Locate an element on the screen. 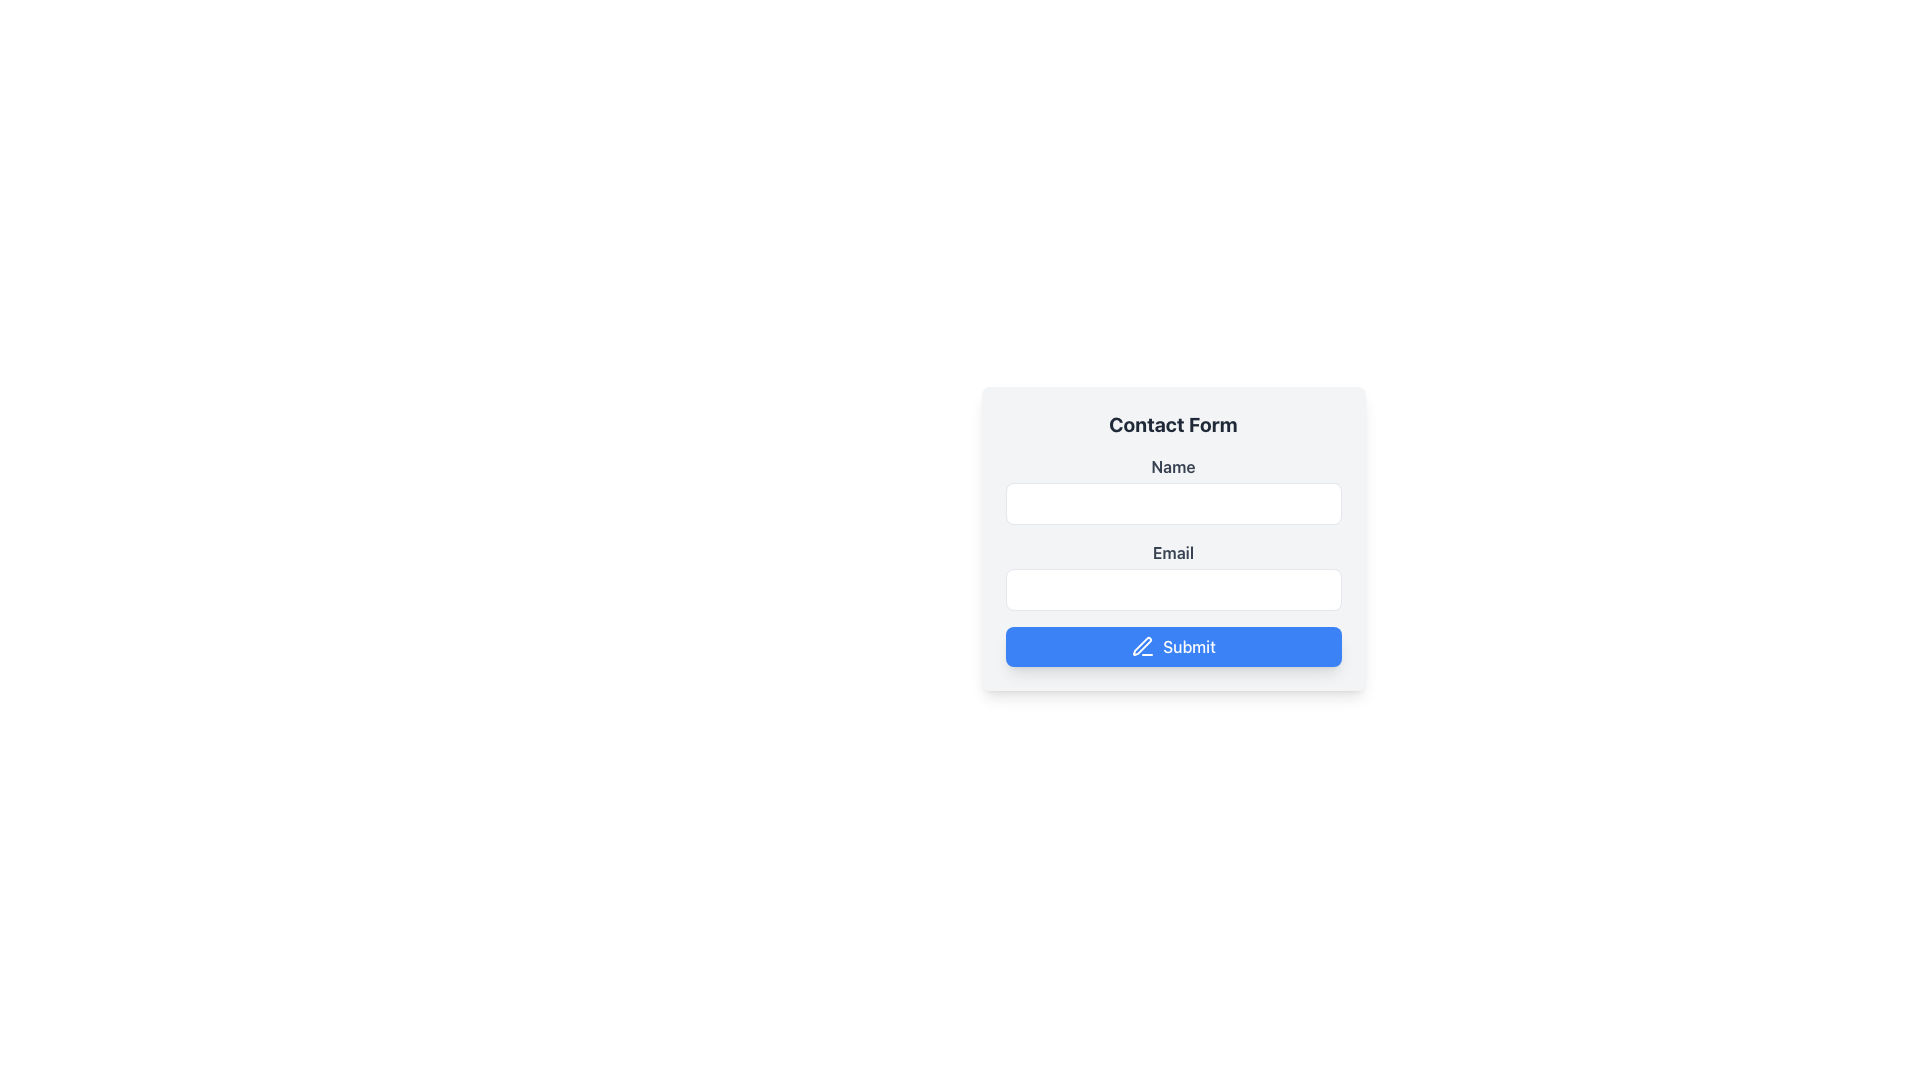  the pen or edit icon located to the left of the 'Submit' button on a blue background is located at coordinates (1143, 647).